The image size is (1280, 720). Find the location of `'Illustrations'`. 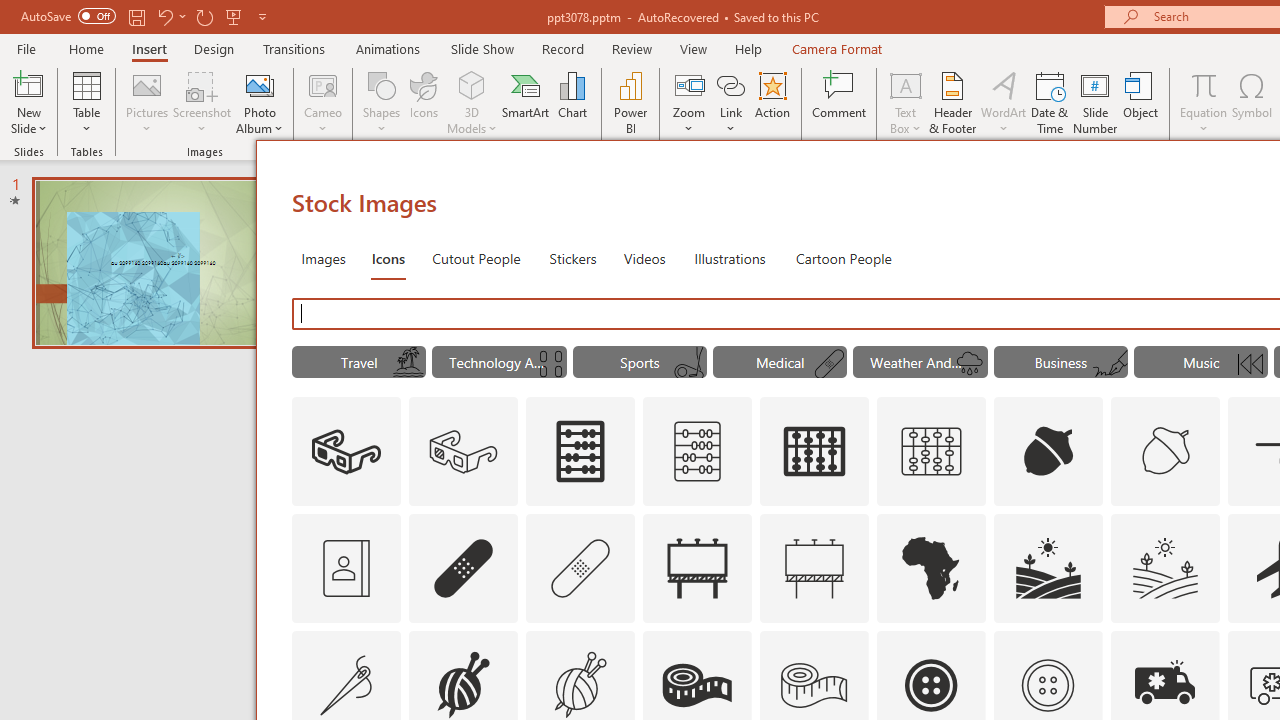

'Illustrations' is located at coordinates (729, 257).